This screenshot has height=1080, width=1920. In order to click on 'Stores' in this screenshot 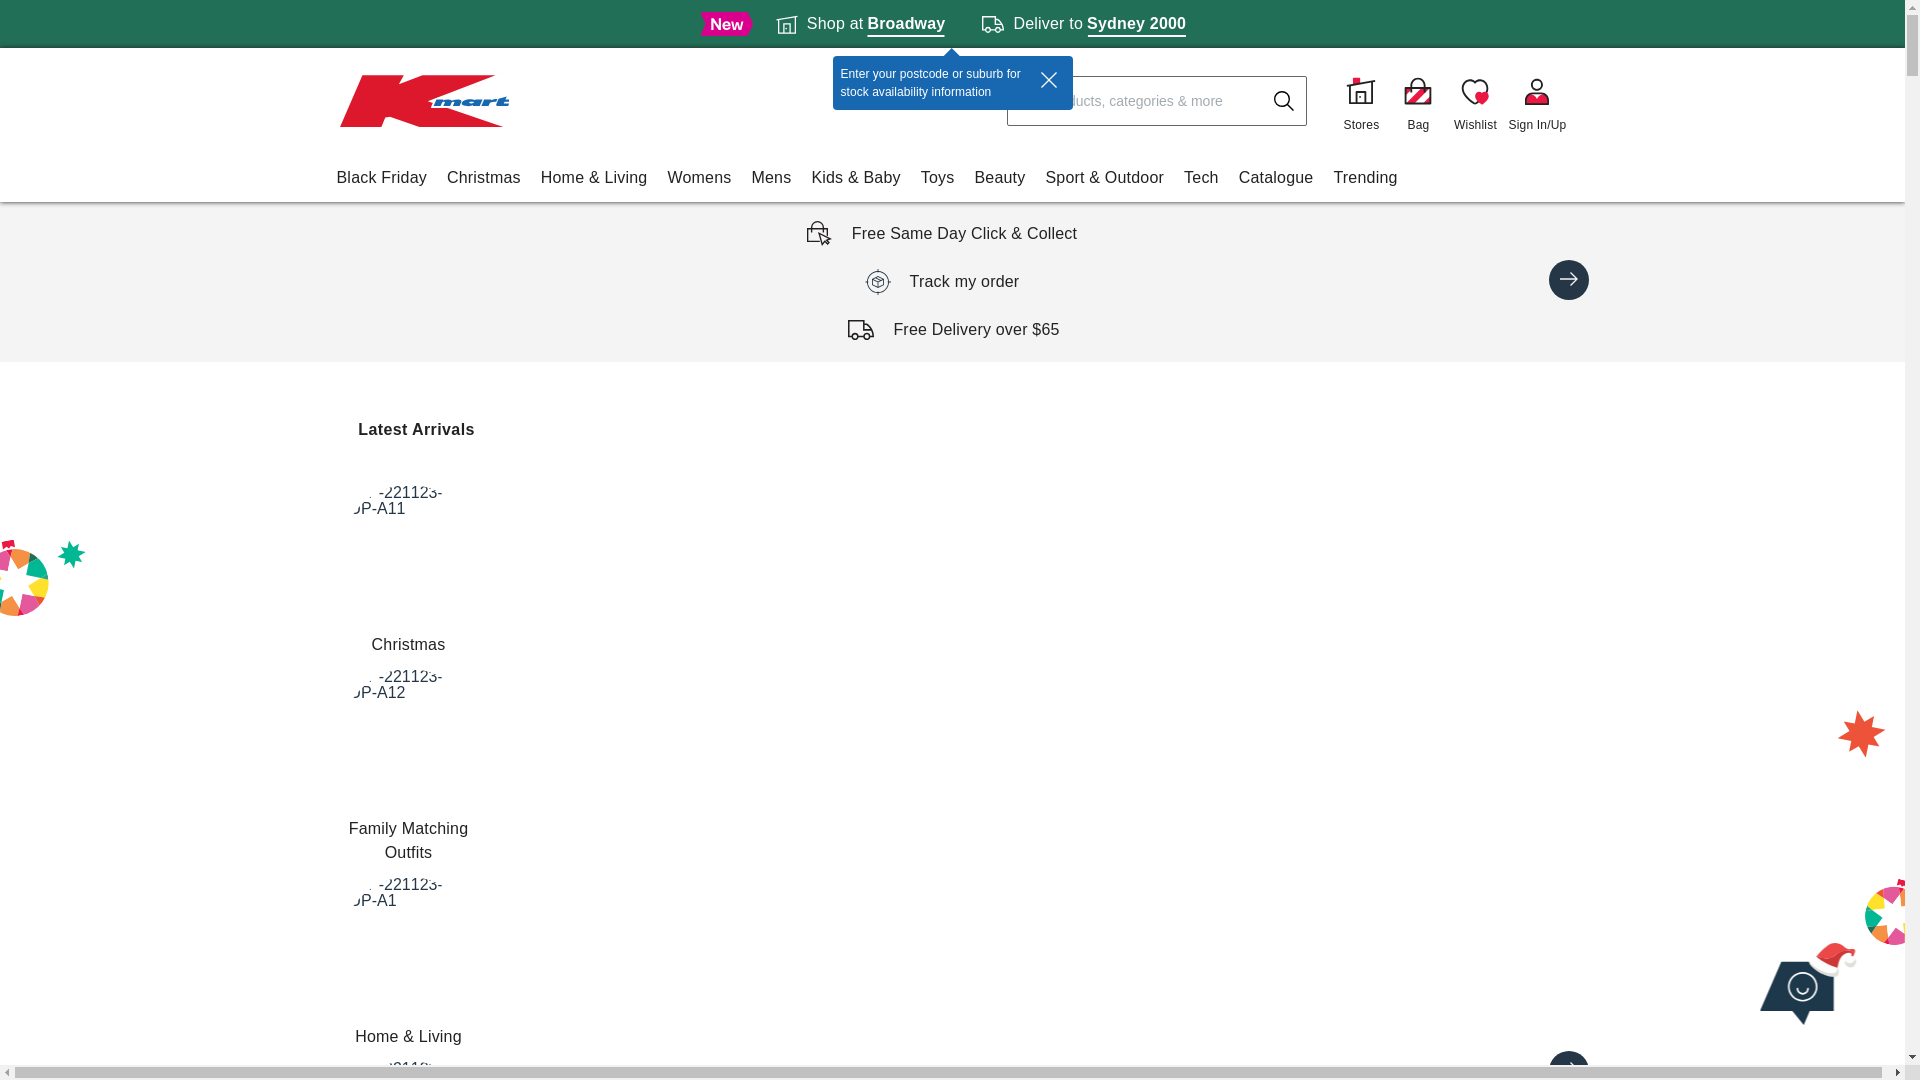, I will do `click(1360, 100)`.